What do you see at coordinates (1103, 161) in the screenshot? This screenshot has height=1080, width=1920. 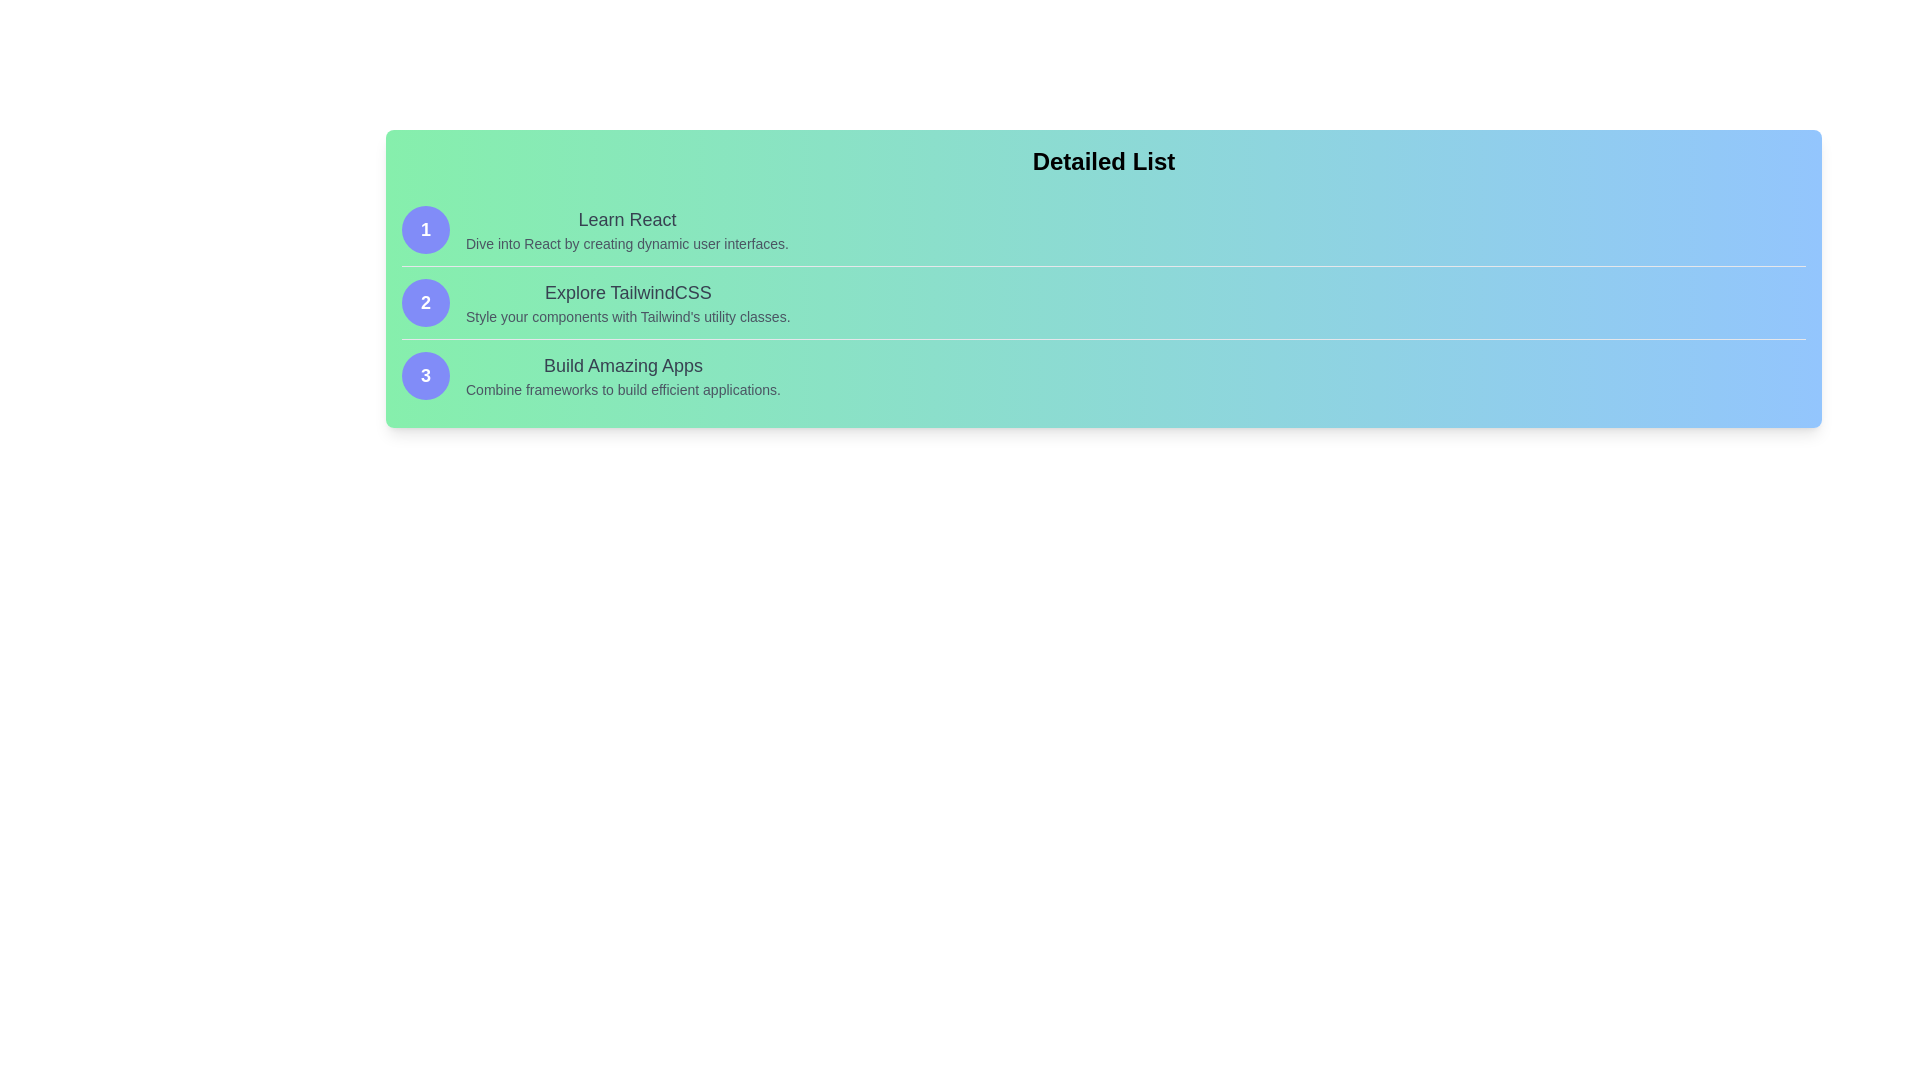 I see `text from the label displaying 'Detailed List' which is styled with a bold font and positioned at the top of the display area` at bounding box center [1103, 161].